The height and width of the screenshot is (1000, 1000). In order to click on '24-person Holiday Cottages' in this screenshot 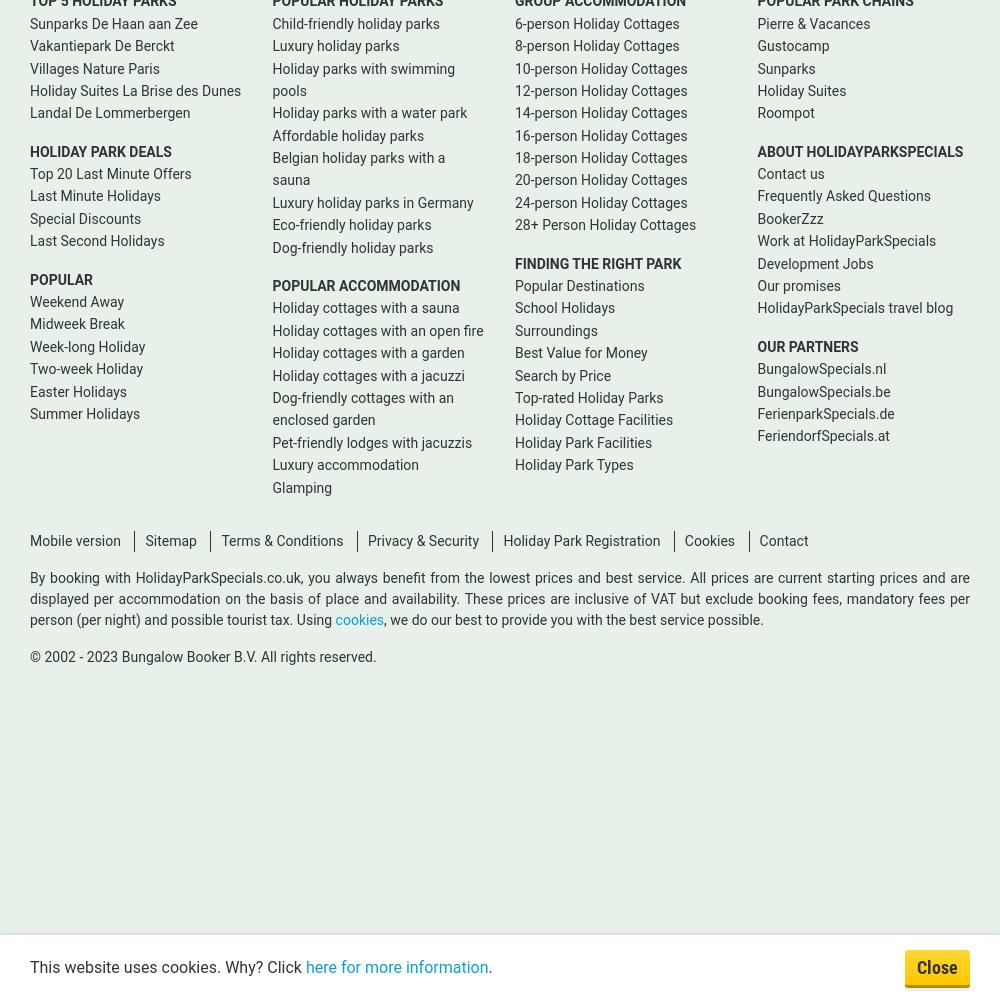, I will do `click(515, 201)`.